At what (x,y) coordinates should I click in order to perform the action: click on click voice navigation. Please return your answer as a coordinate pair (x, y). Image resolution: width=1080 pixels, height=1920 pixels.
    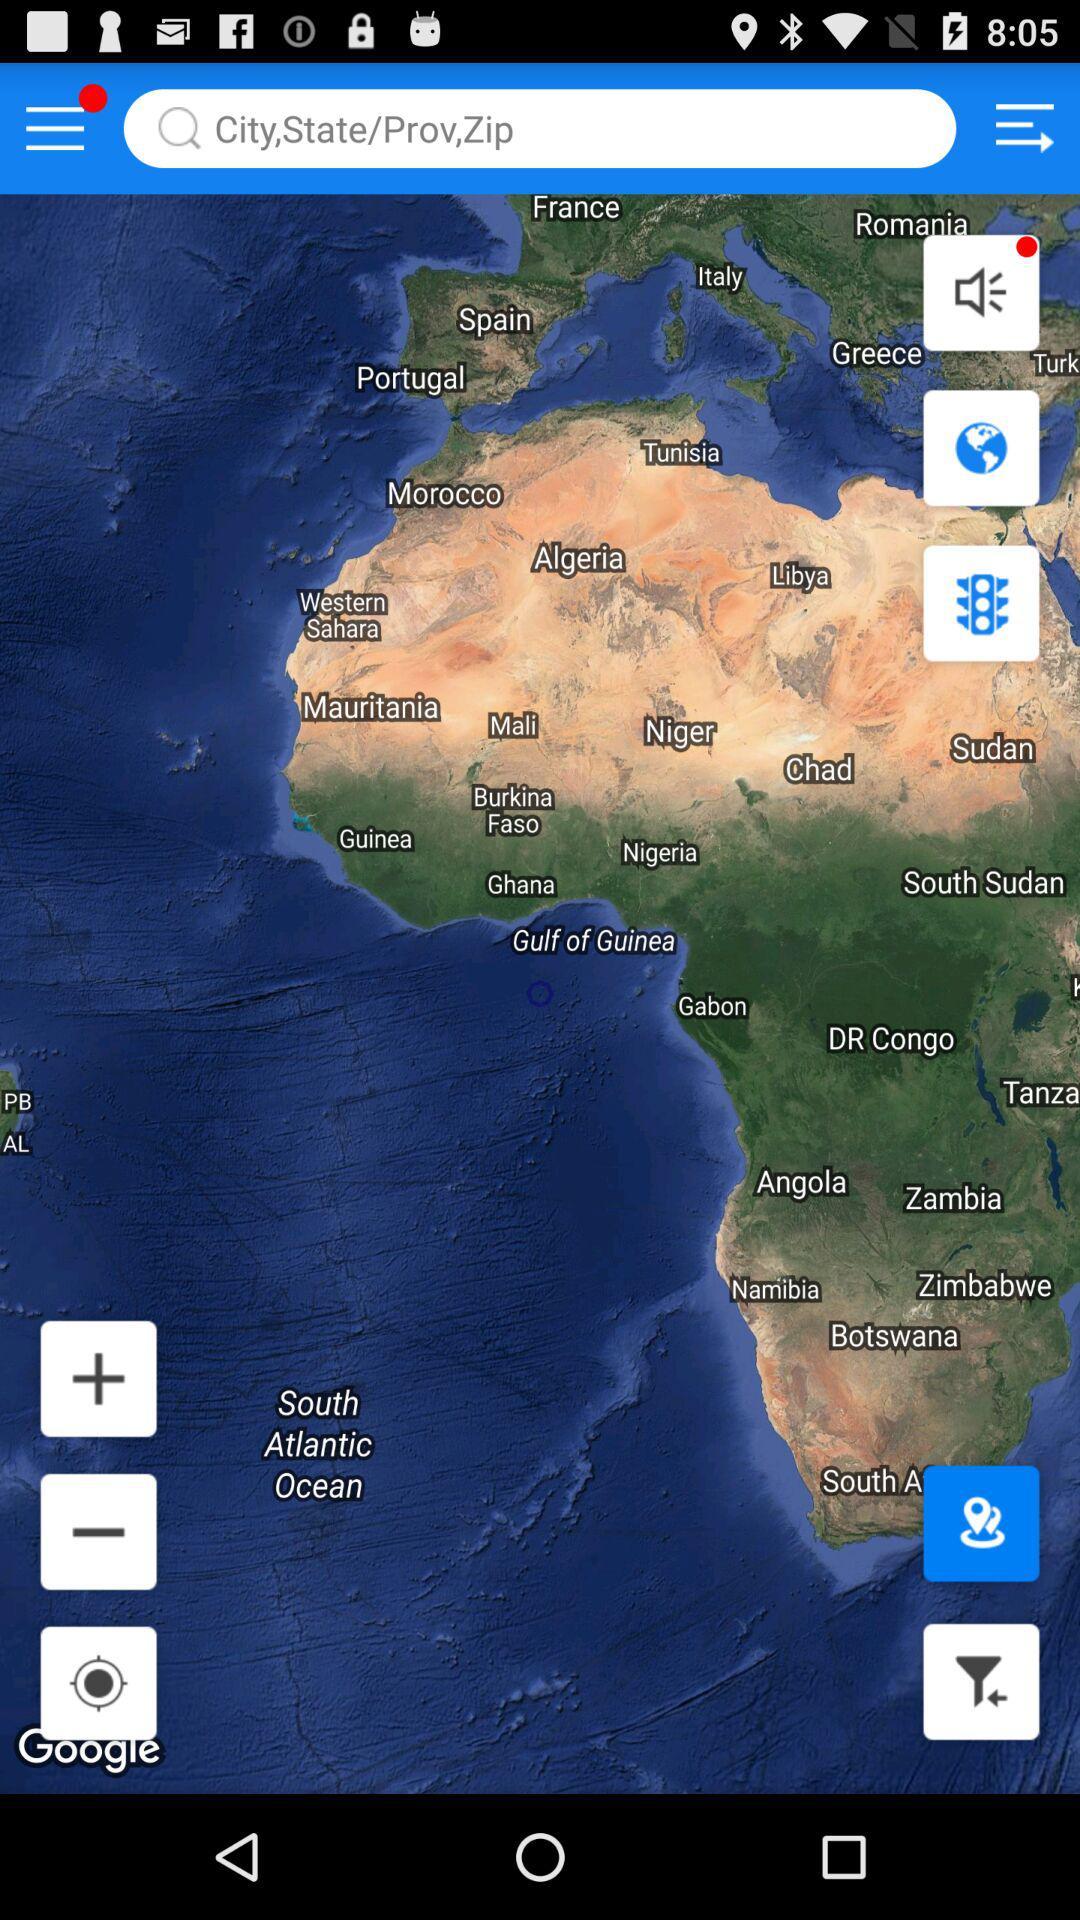
    Looking at the image, I should click on (980, 291).